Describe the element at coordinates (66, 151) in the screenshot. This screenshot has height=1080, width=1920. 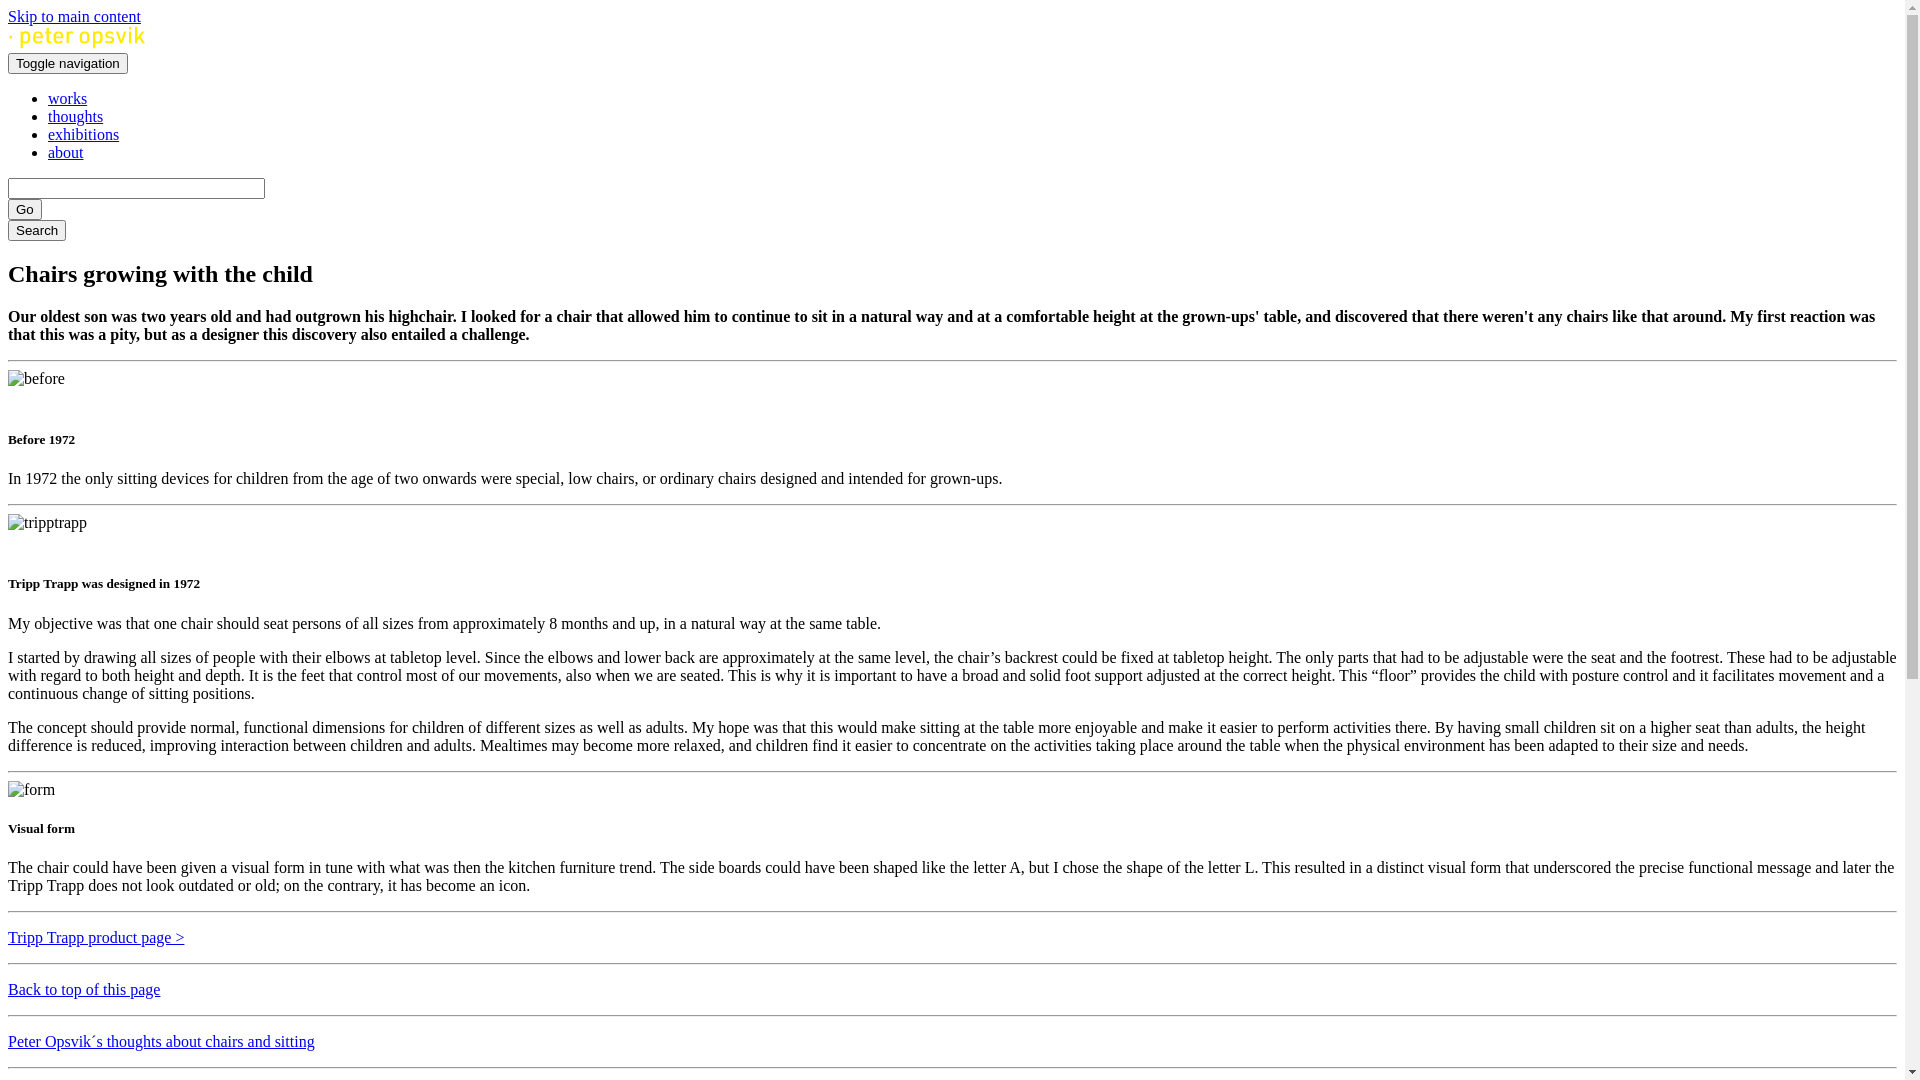
I see `'about'` at that location.